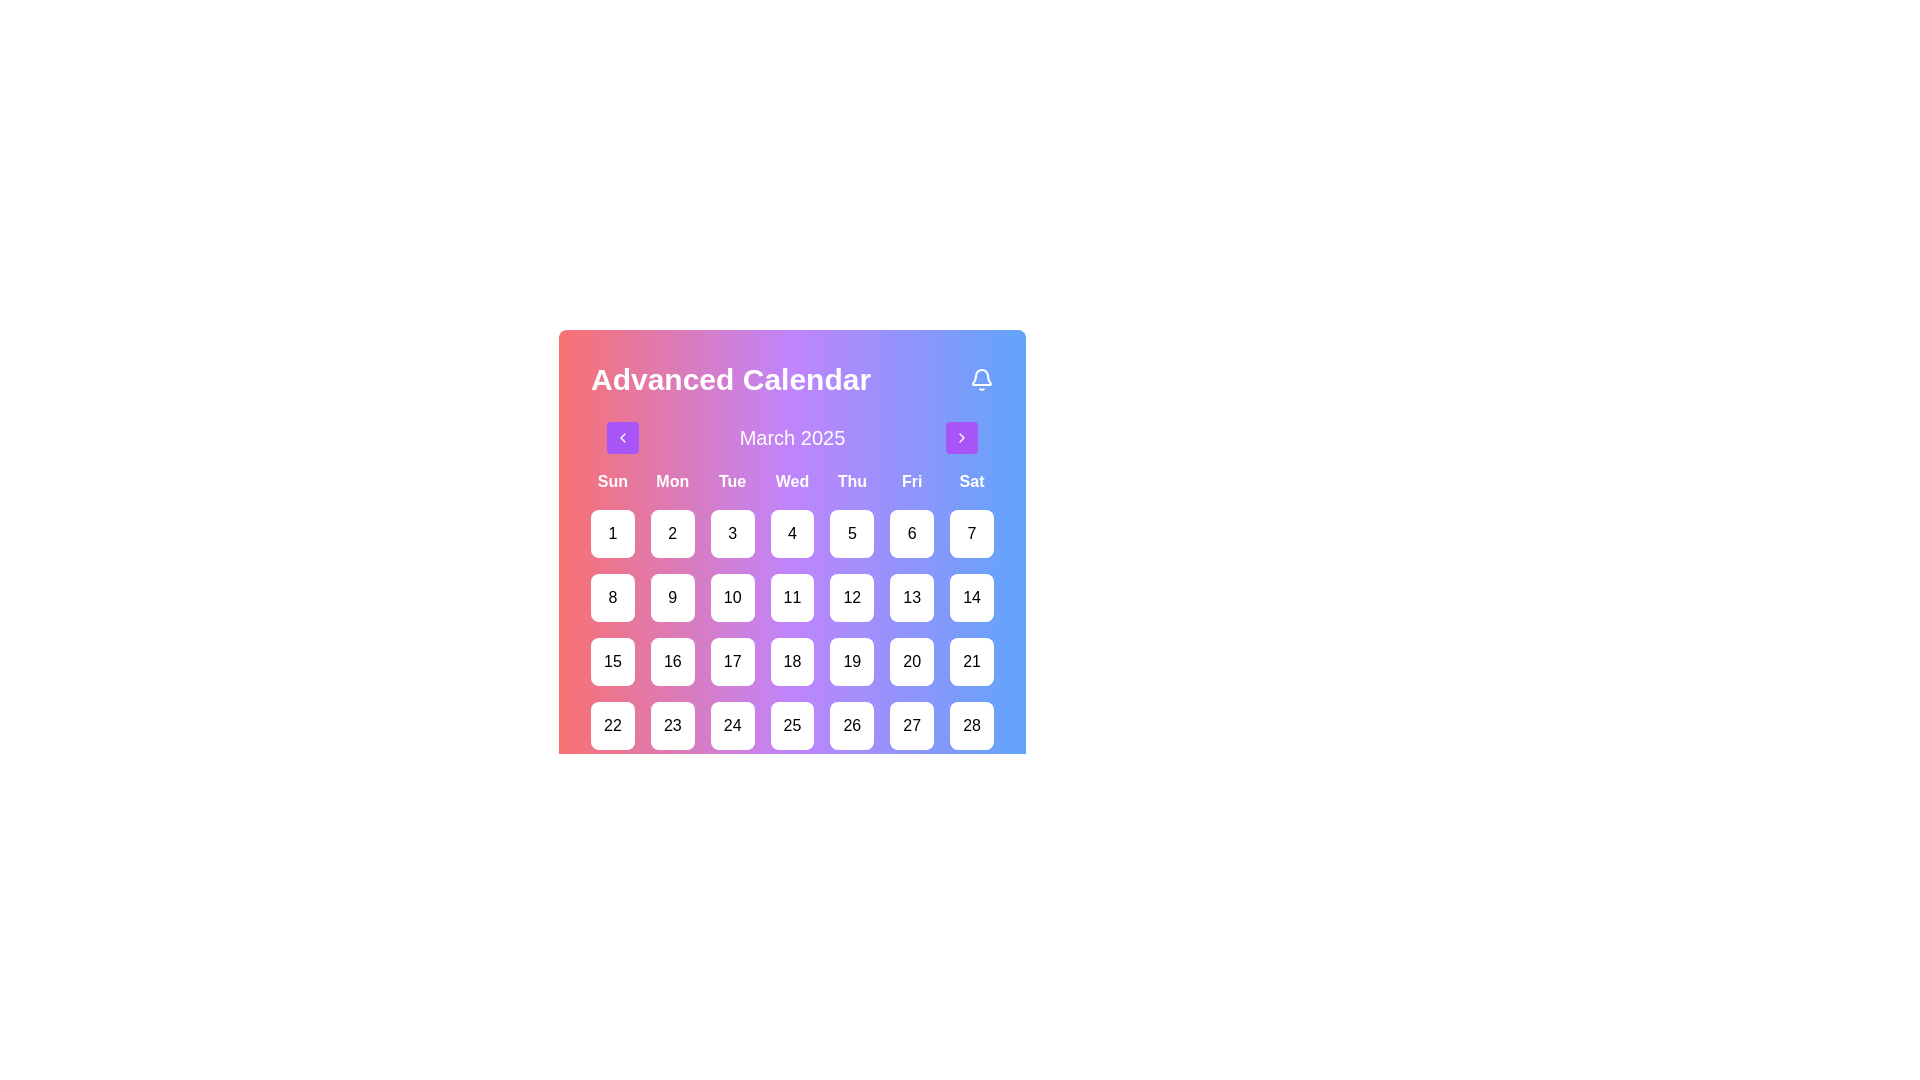  Describe the element at coordinates (972, 662) in the screenshot. I see `the Date tile displaying the number '21'` at that location.